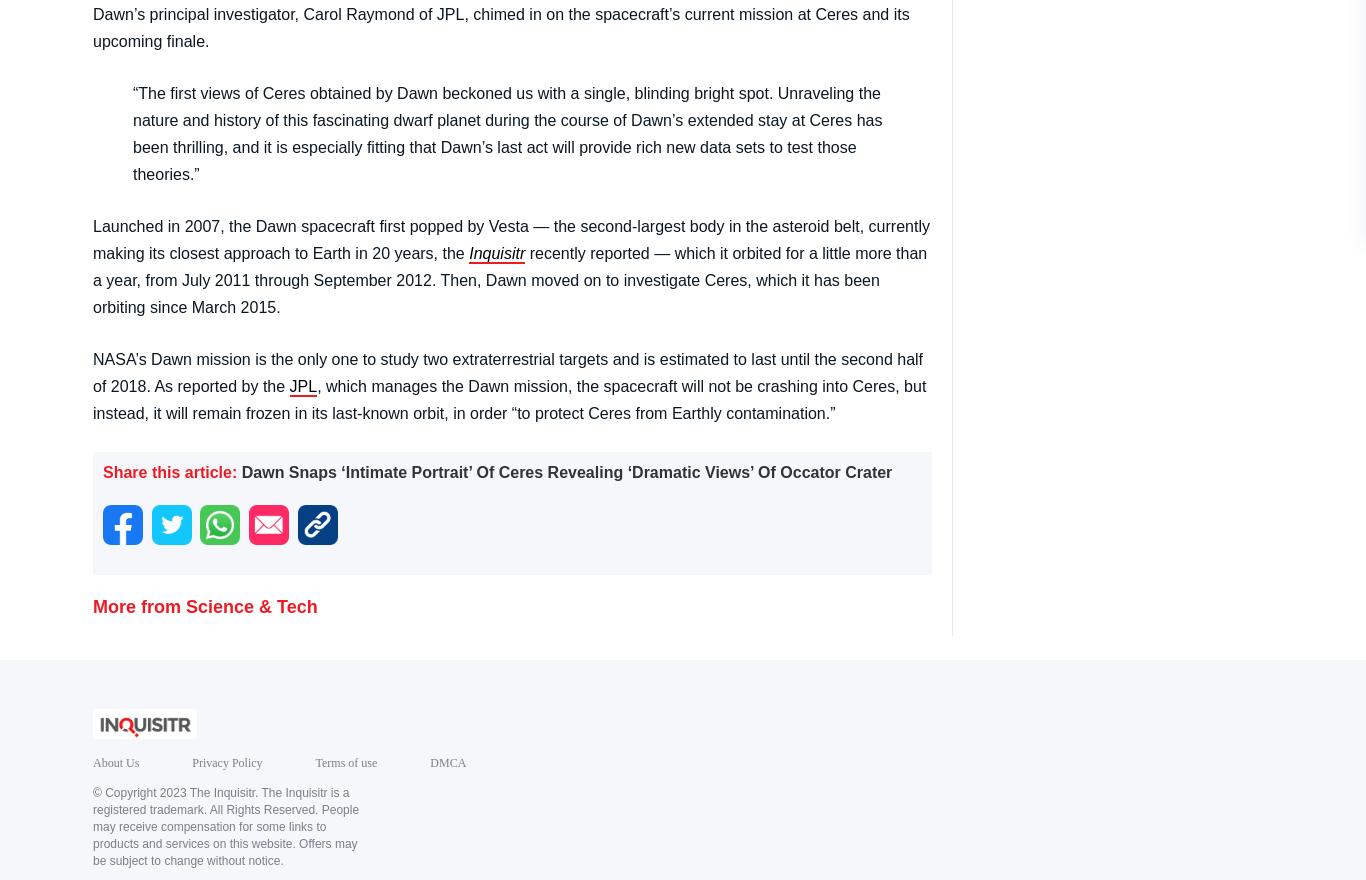 This screenshot has height=880, width=1366. I want to click on 'Share this article:', so click(102, 470).